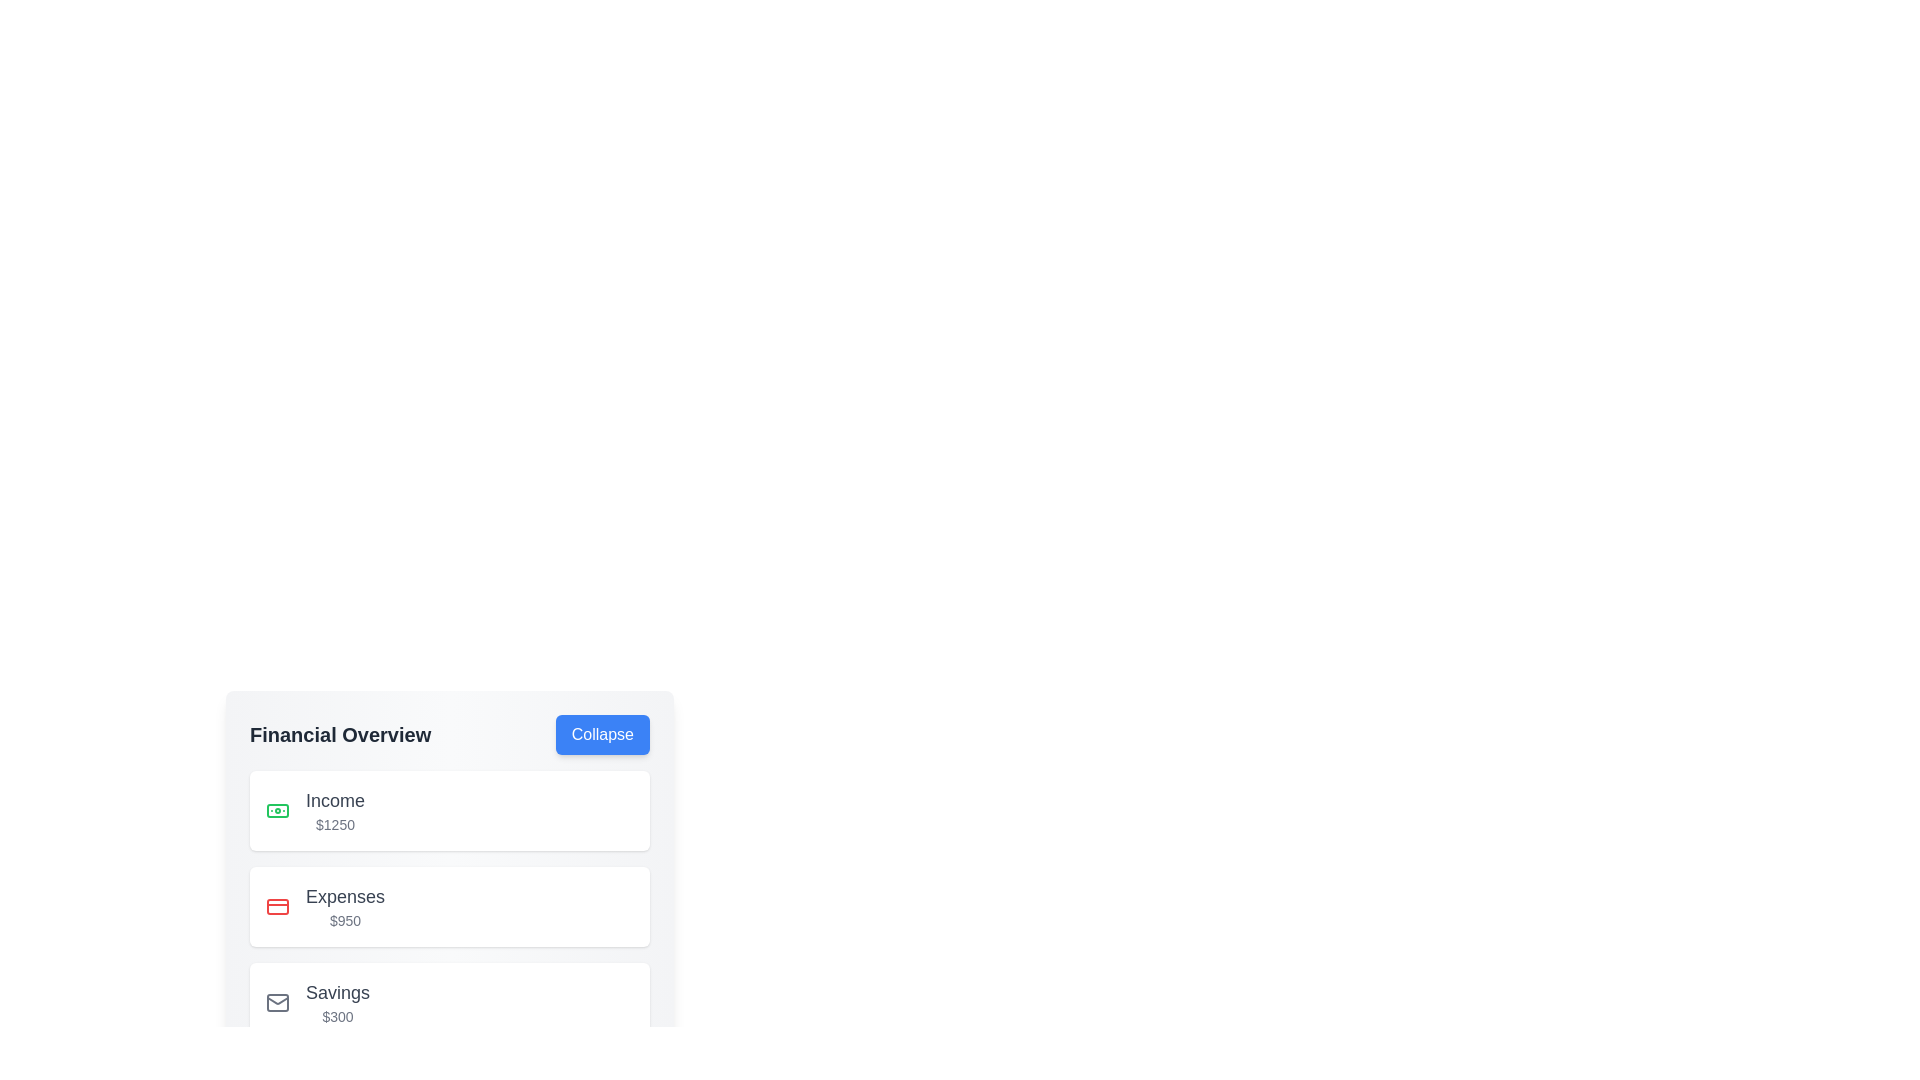 The width and height of the screenshot is (1920, 1080). What do you see at coordinates (449, 906) in the screenshot?
I see `the 'Expenses' content card, which is the second card in the vertical list of three cards in the 'Financial Overview' section, featuring a red credit card icon and a white background` at bounding box center [449, 906].